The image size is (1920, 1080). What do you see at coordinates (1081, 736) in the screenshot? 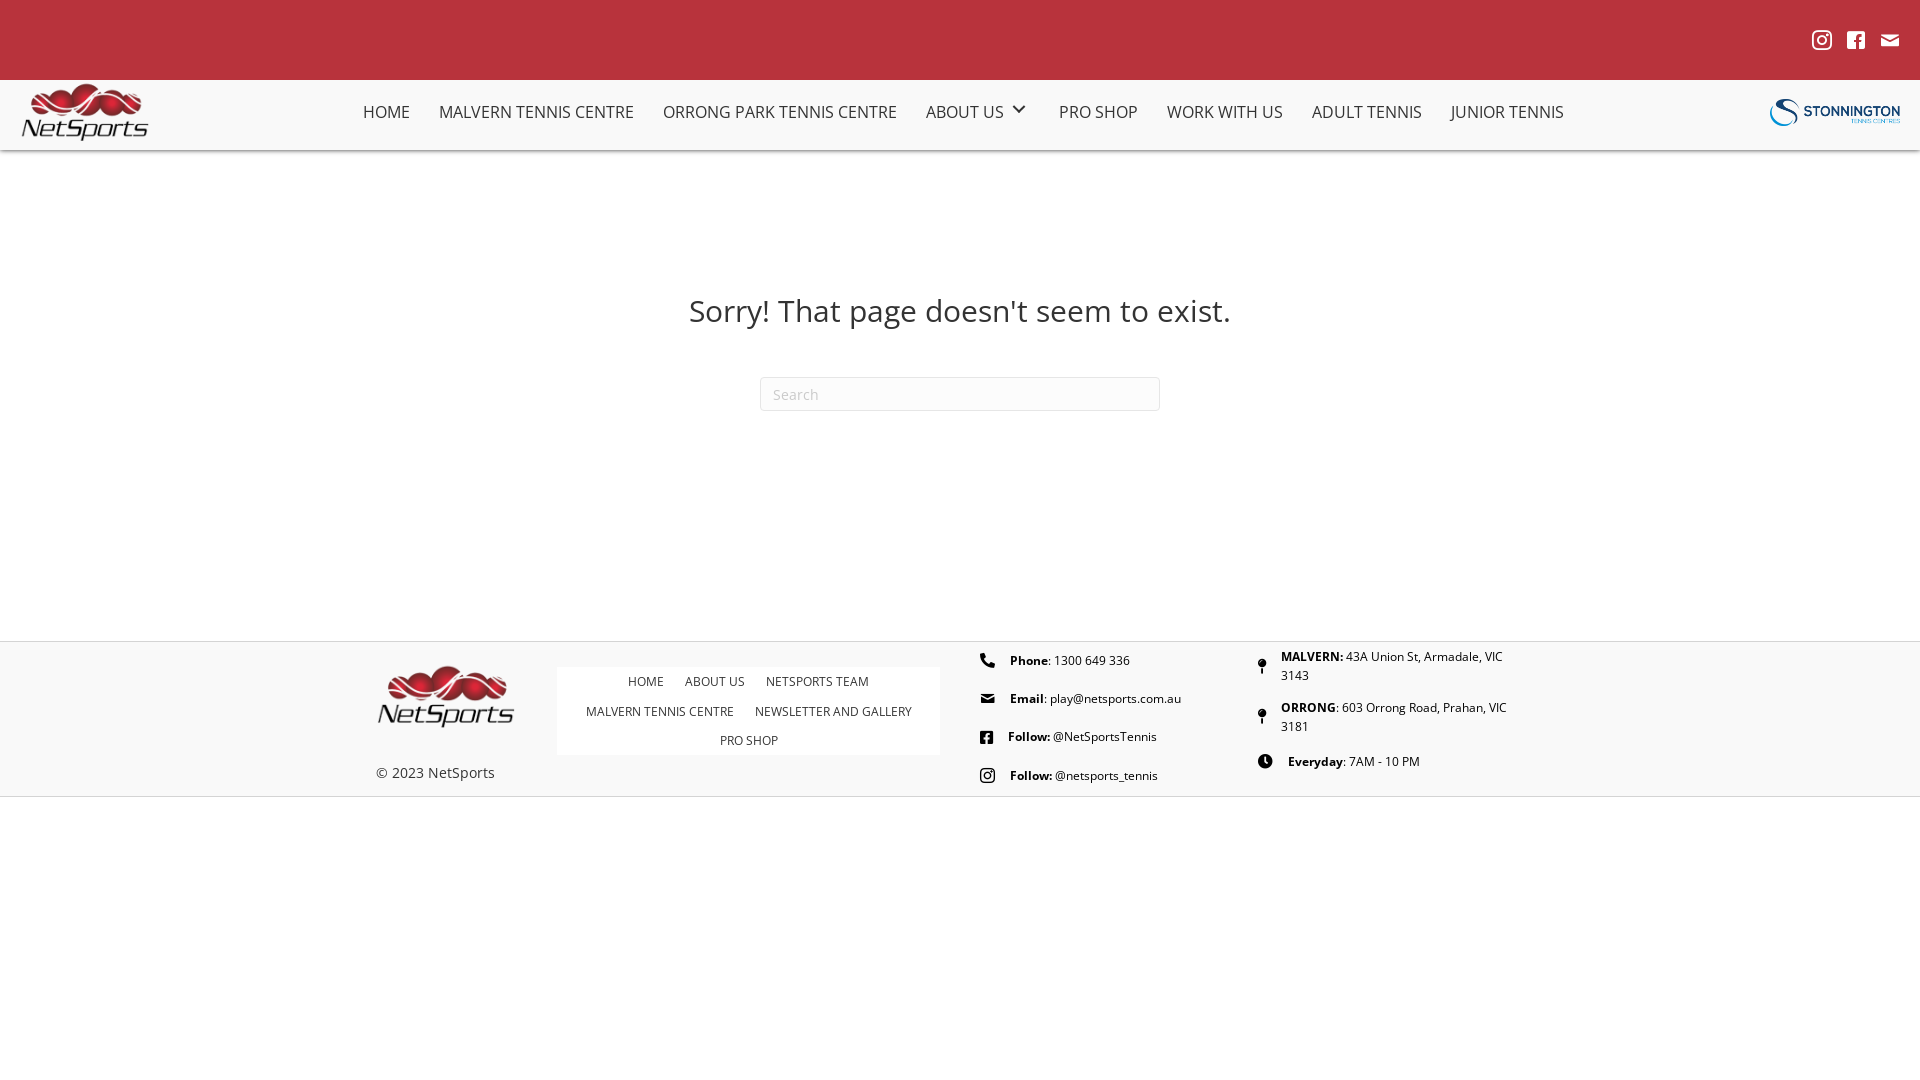
I see `'Follow: @NetSportsTennis'` at bounding box center [1081, 736].